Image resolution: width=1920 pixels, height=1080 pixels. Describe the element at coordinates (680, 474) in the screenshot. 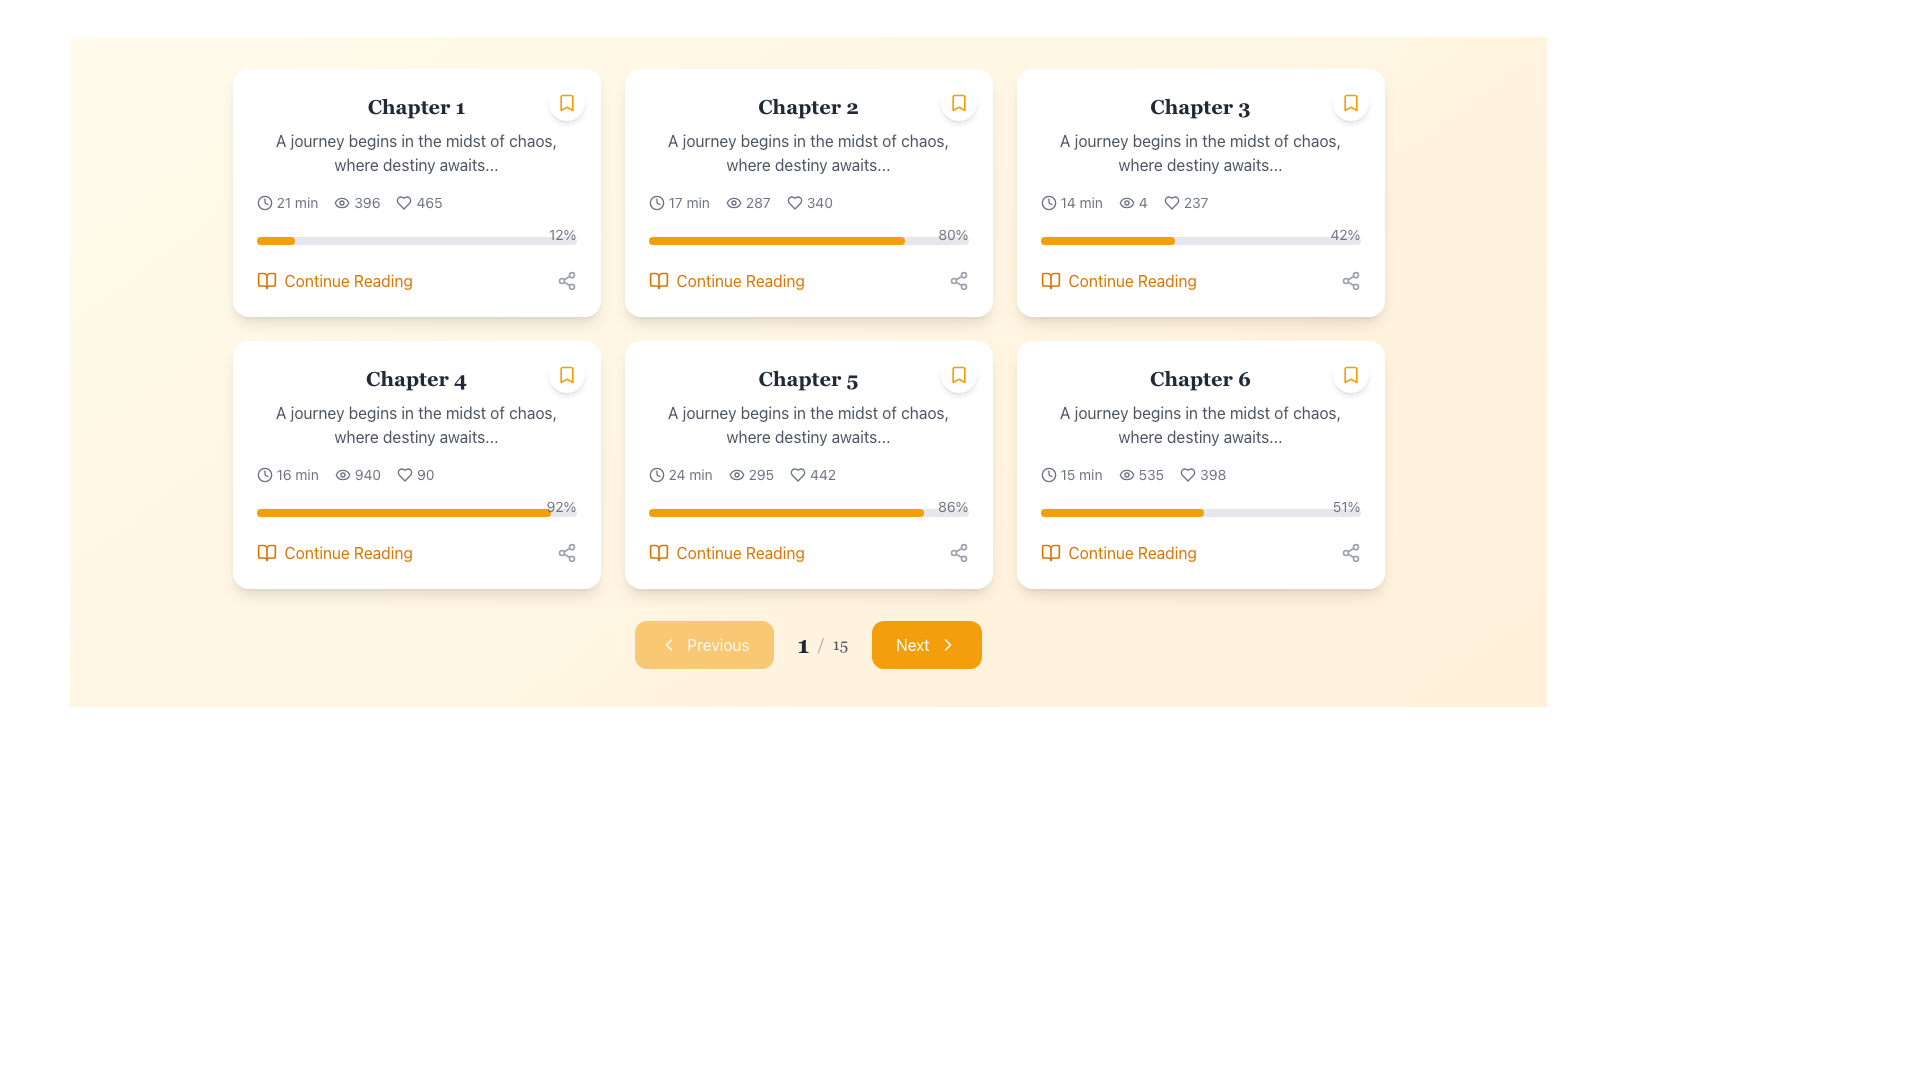

I see `the informational text with an icon that provides the estimated reading time for 'Chapter 5', located in the bottom-left part of the 'Chapter 5' card` at that location.